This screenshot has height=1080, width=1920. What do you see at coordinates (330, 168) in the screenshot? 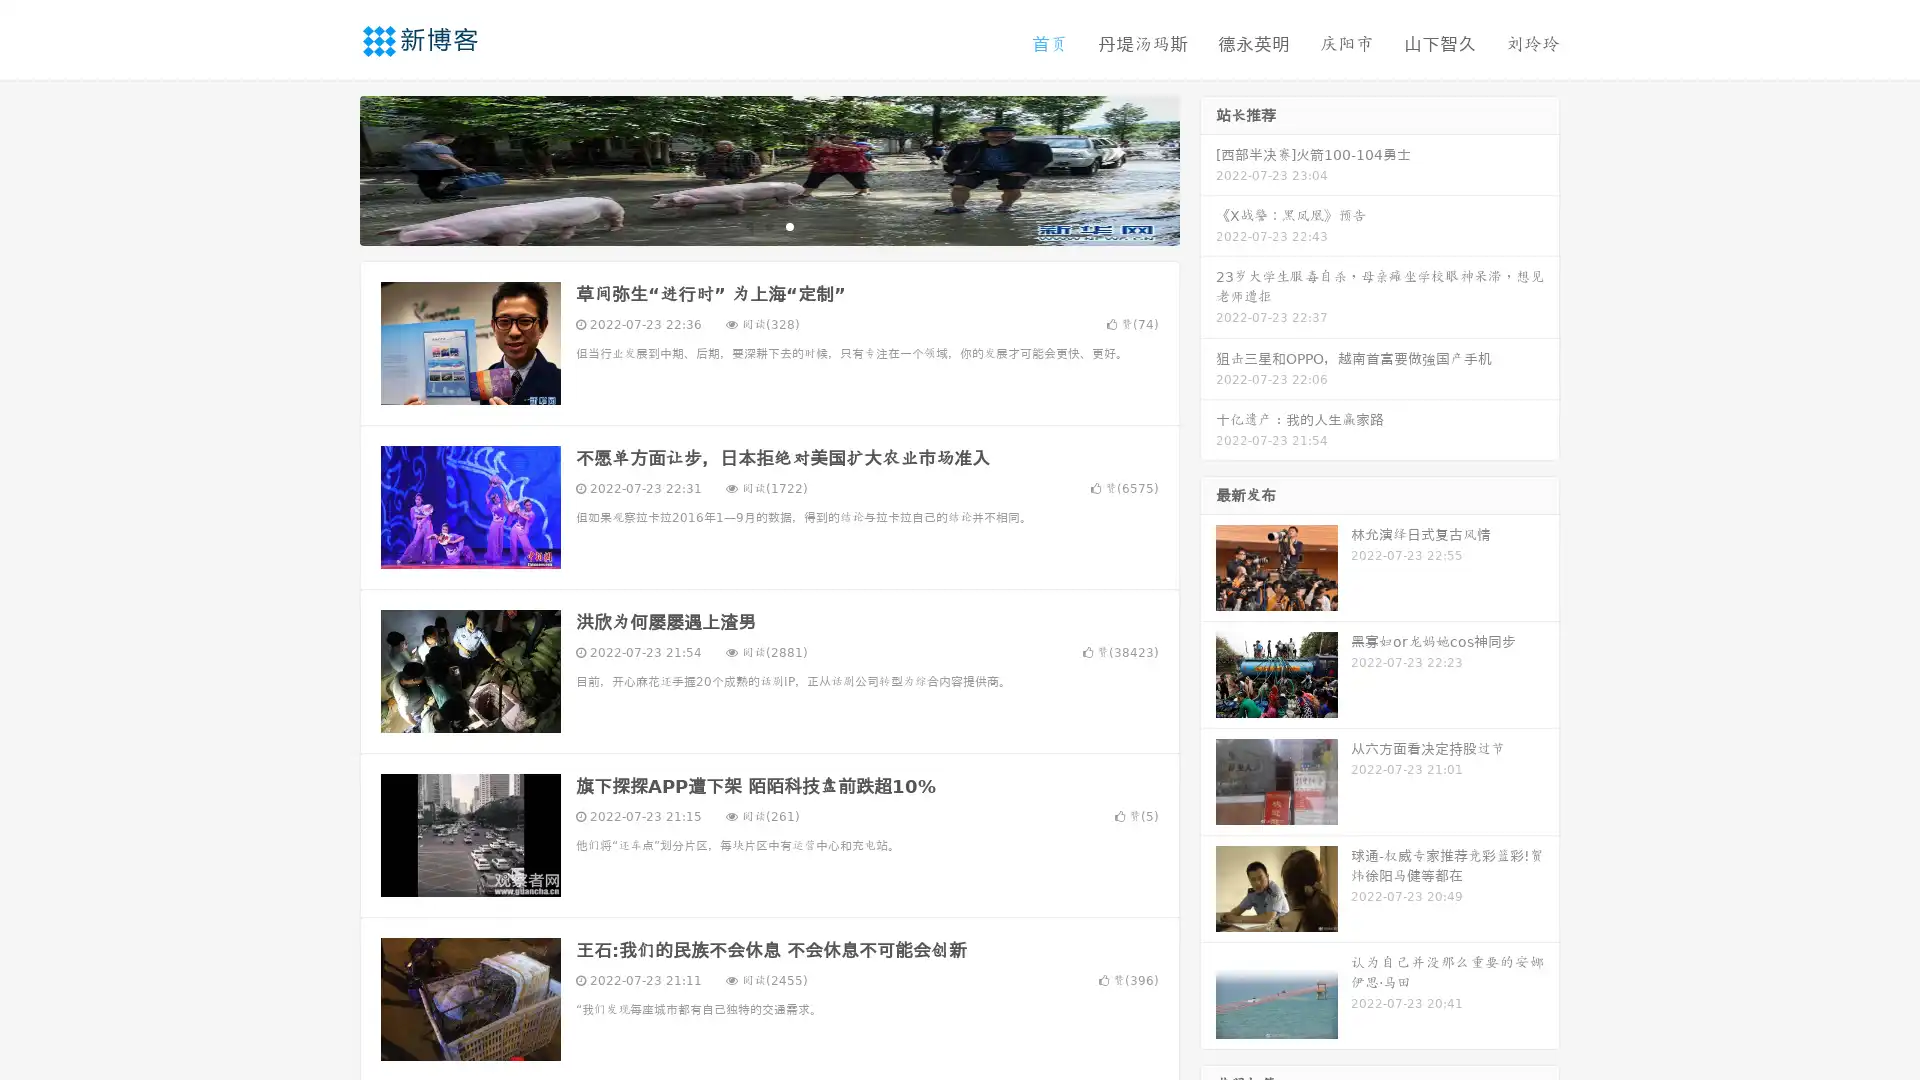
I see `Previous slide` at bounding box center [330, 168].